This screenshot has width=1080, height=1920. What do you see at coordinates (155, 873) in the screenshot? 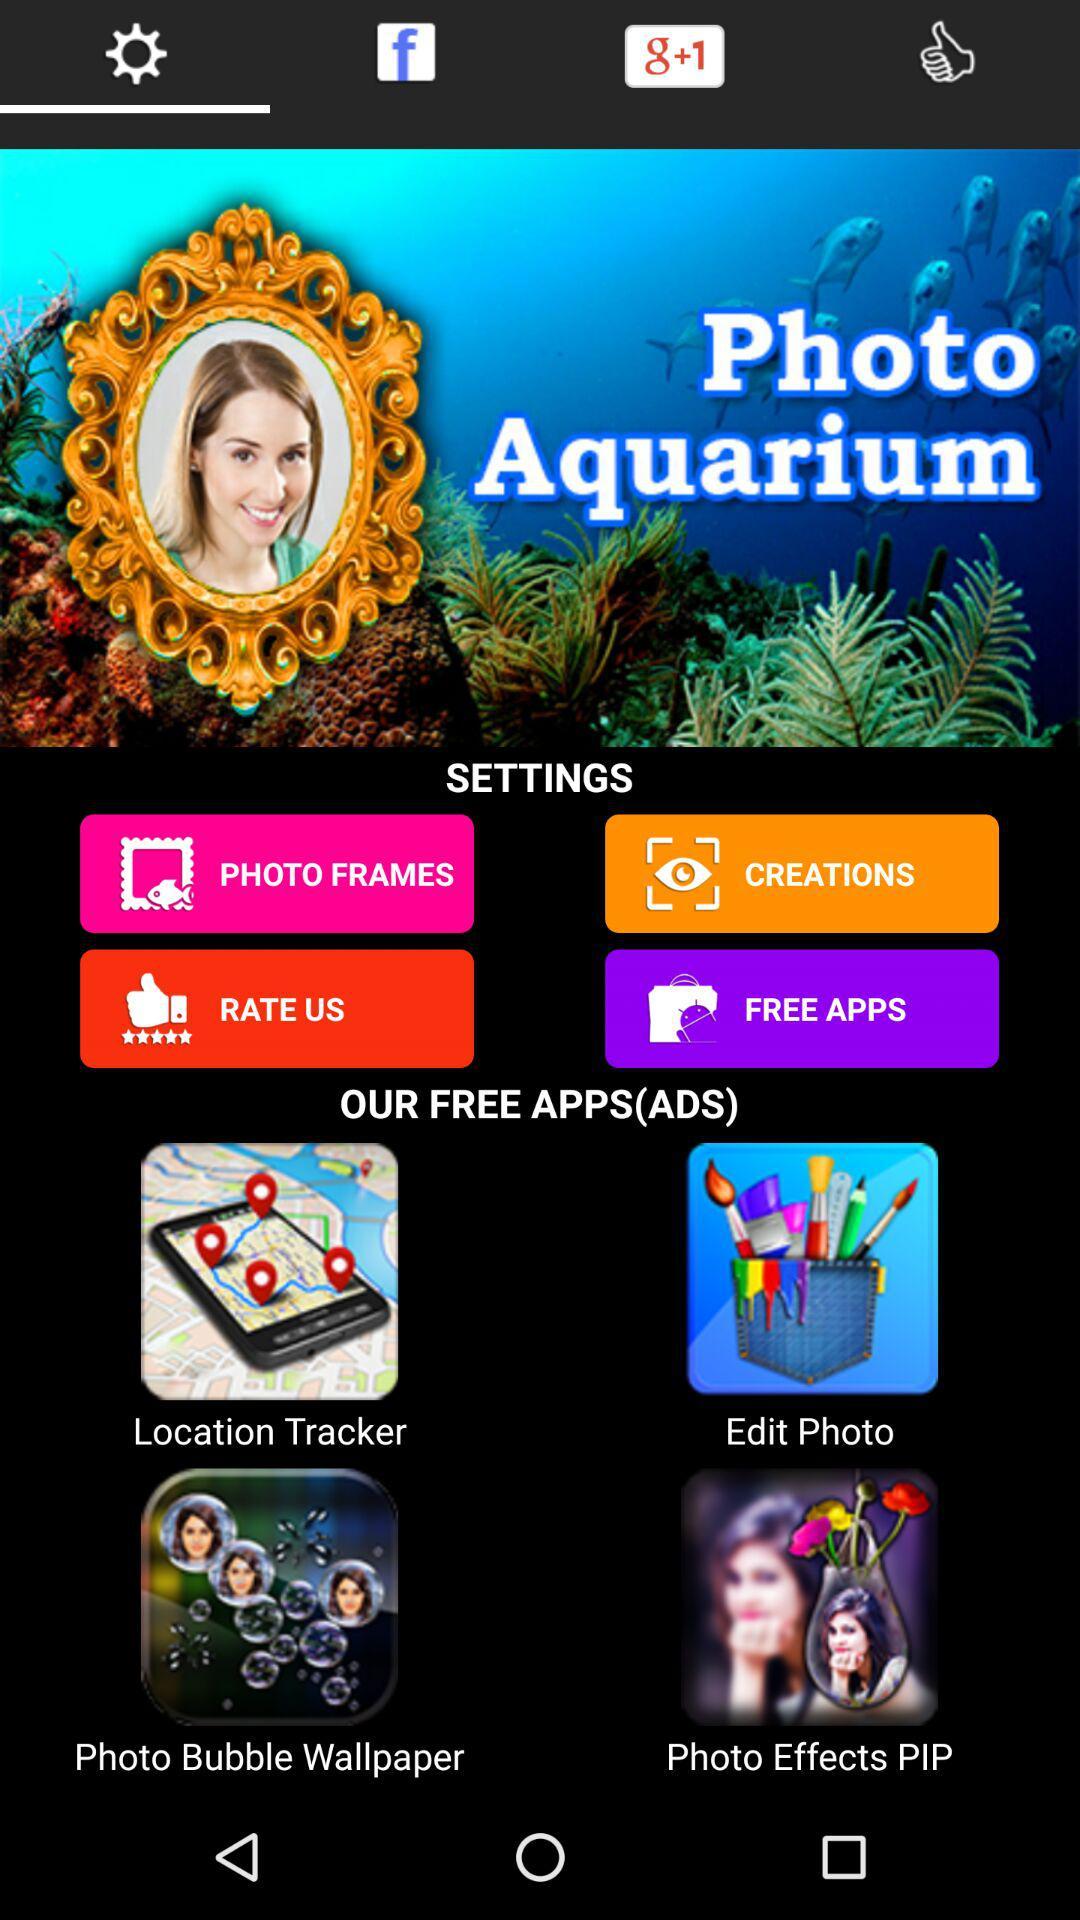
I see `photo frame options` at bounding box center [155, 873].